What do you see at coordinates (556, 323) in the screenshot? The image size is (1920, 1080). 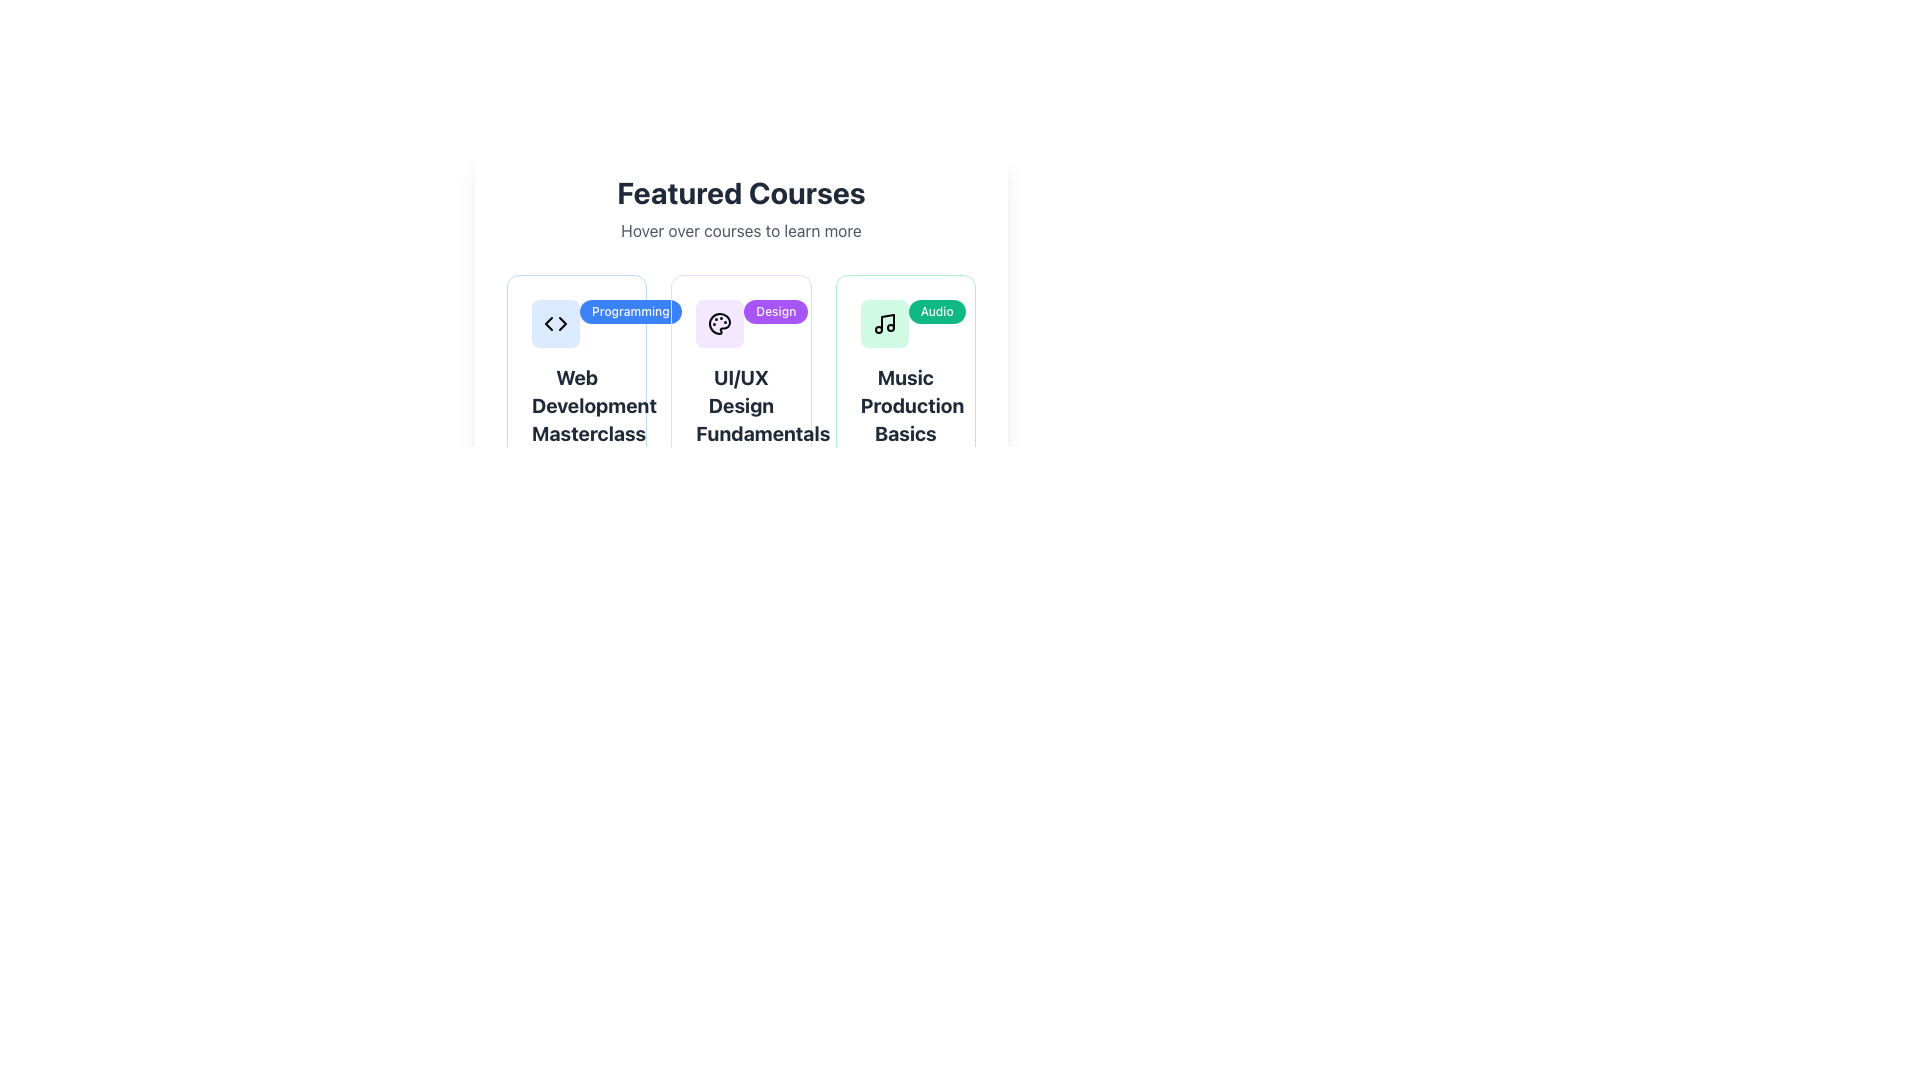 I see `the 'Programming' icon located at the top-left corner of the section, above the title 'Web Development Masterclass'` at bounding box center [556, 323].